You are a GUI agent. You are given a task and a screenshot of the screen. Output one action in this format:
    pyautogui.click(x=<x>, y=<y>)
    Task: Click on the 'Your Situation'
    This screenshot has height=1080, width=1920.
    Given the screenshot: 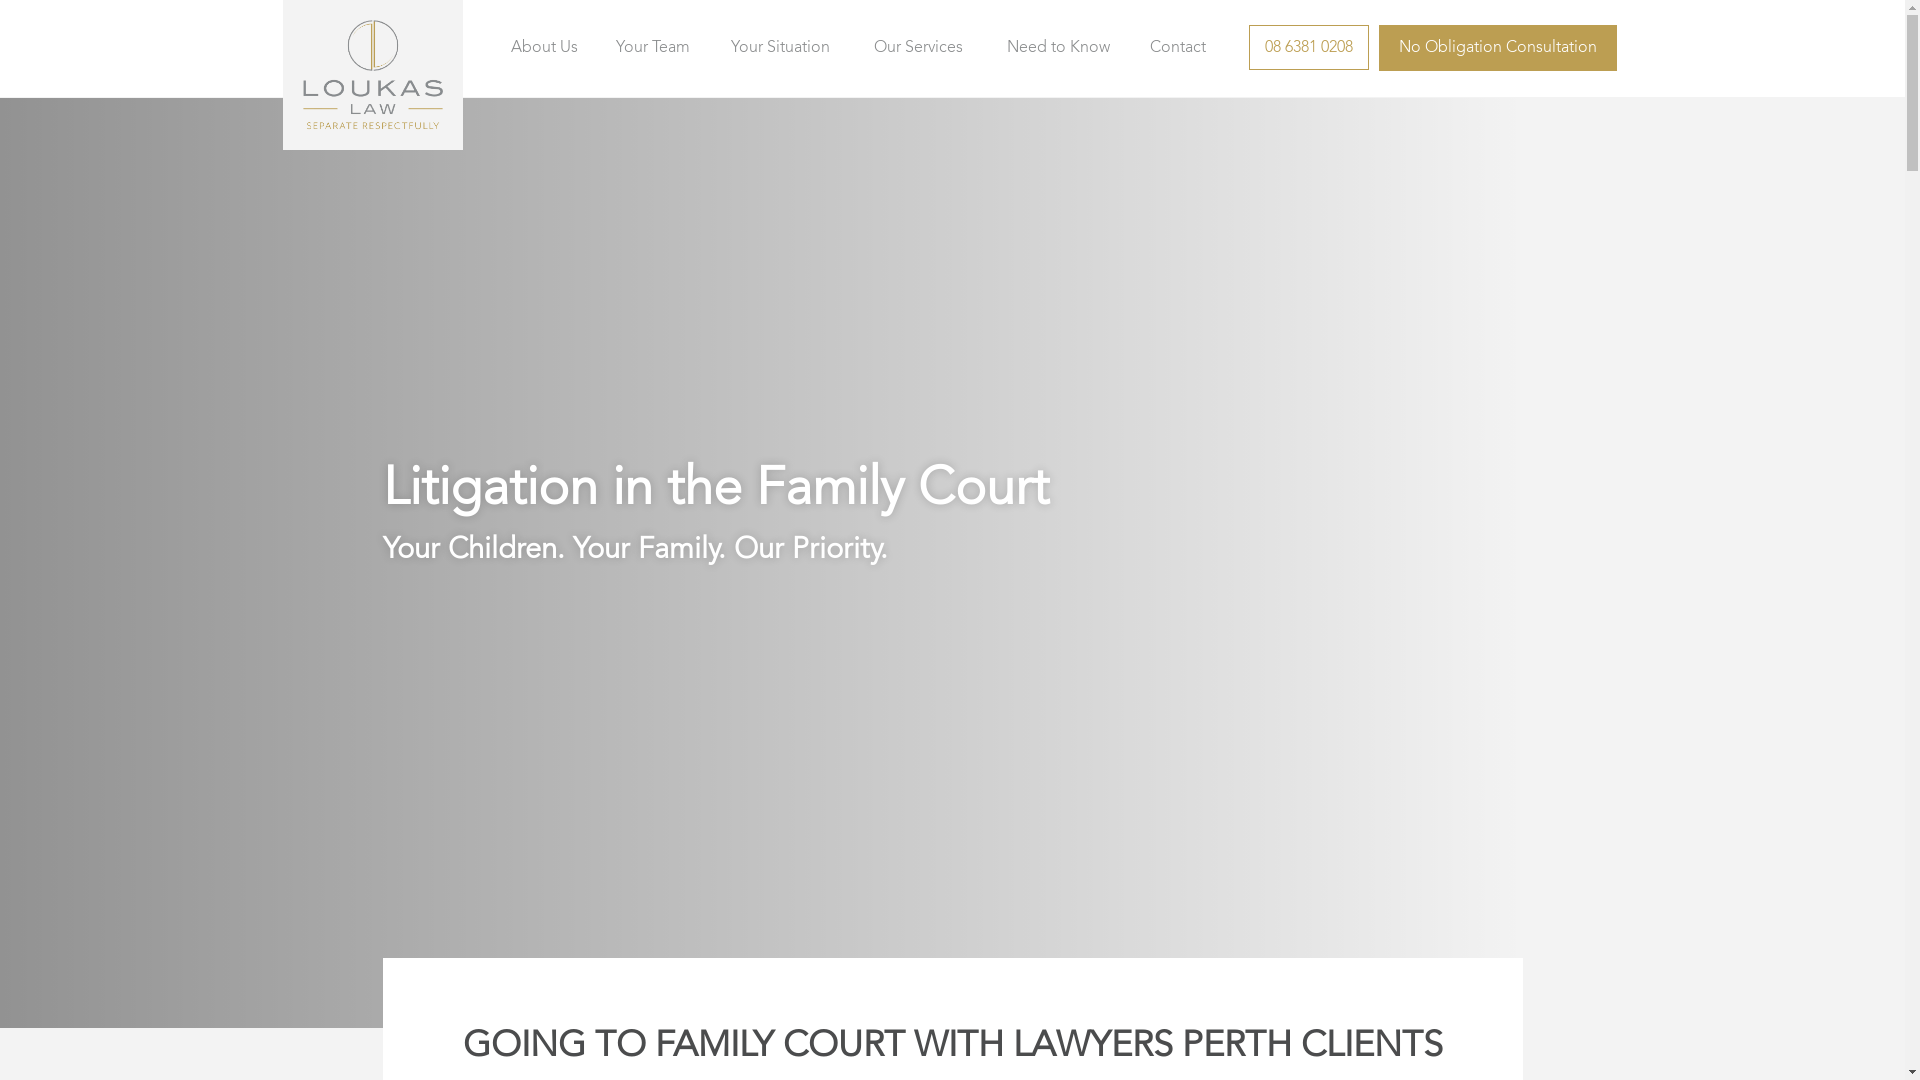 What is the action you would take?
    pyautogui.click(x=779, y=47)
    